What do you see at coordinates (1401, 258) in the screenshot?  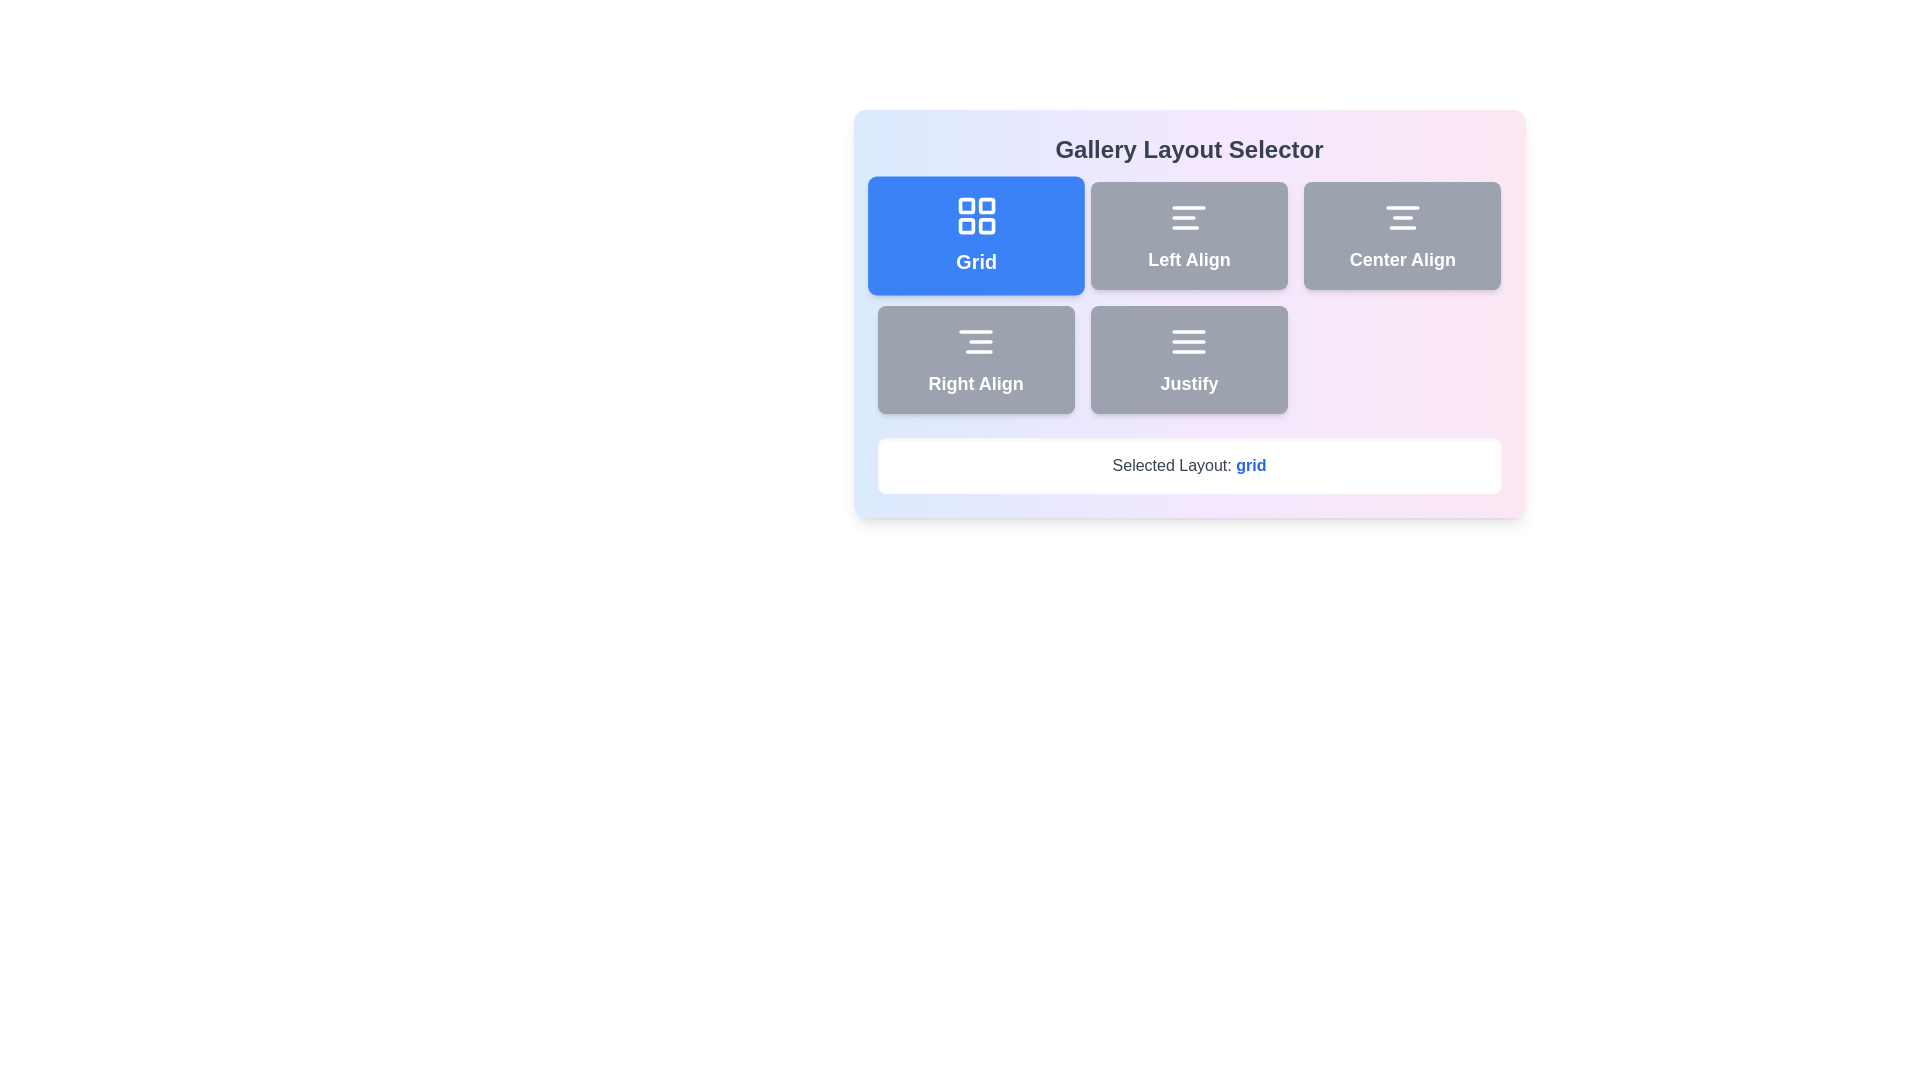 I see `'Center Align' text label located at the bottom segment of the 'Center Align' button in the layout selector` at bounding box center [1401, 258].